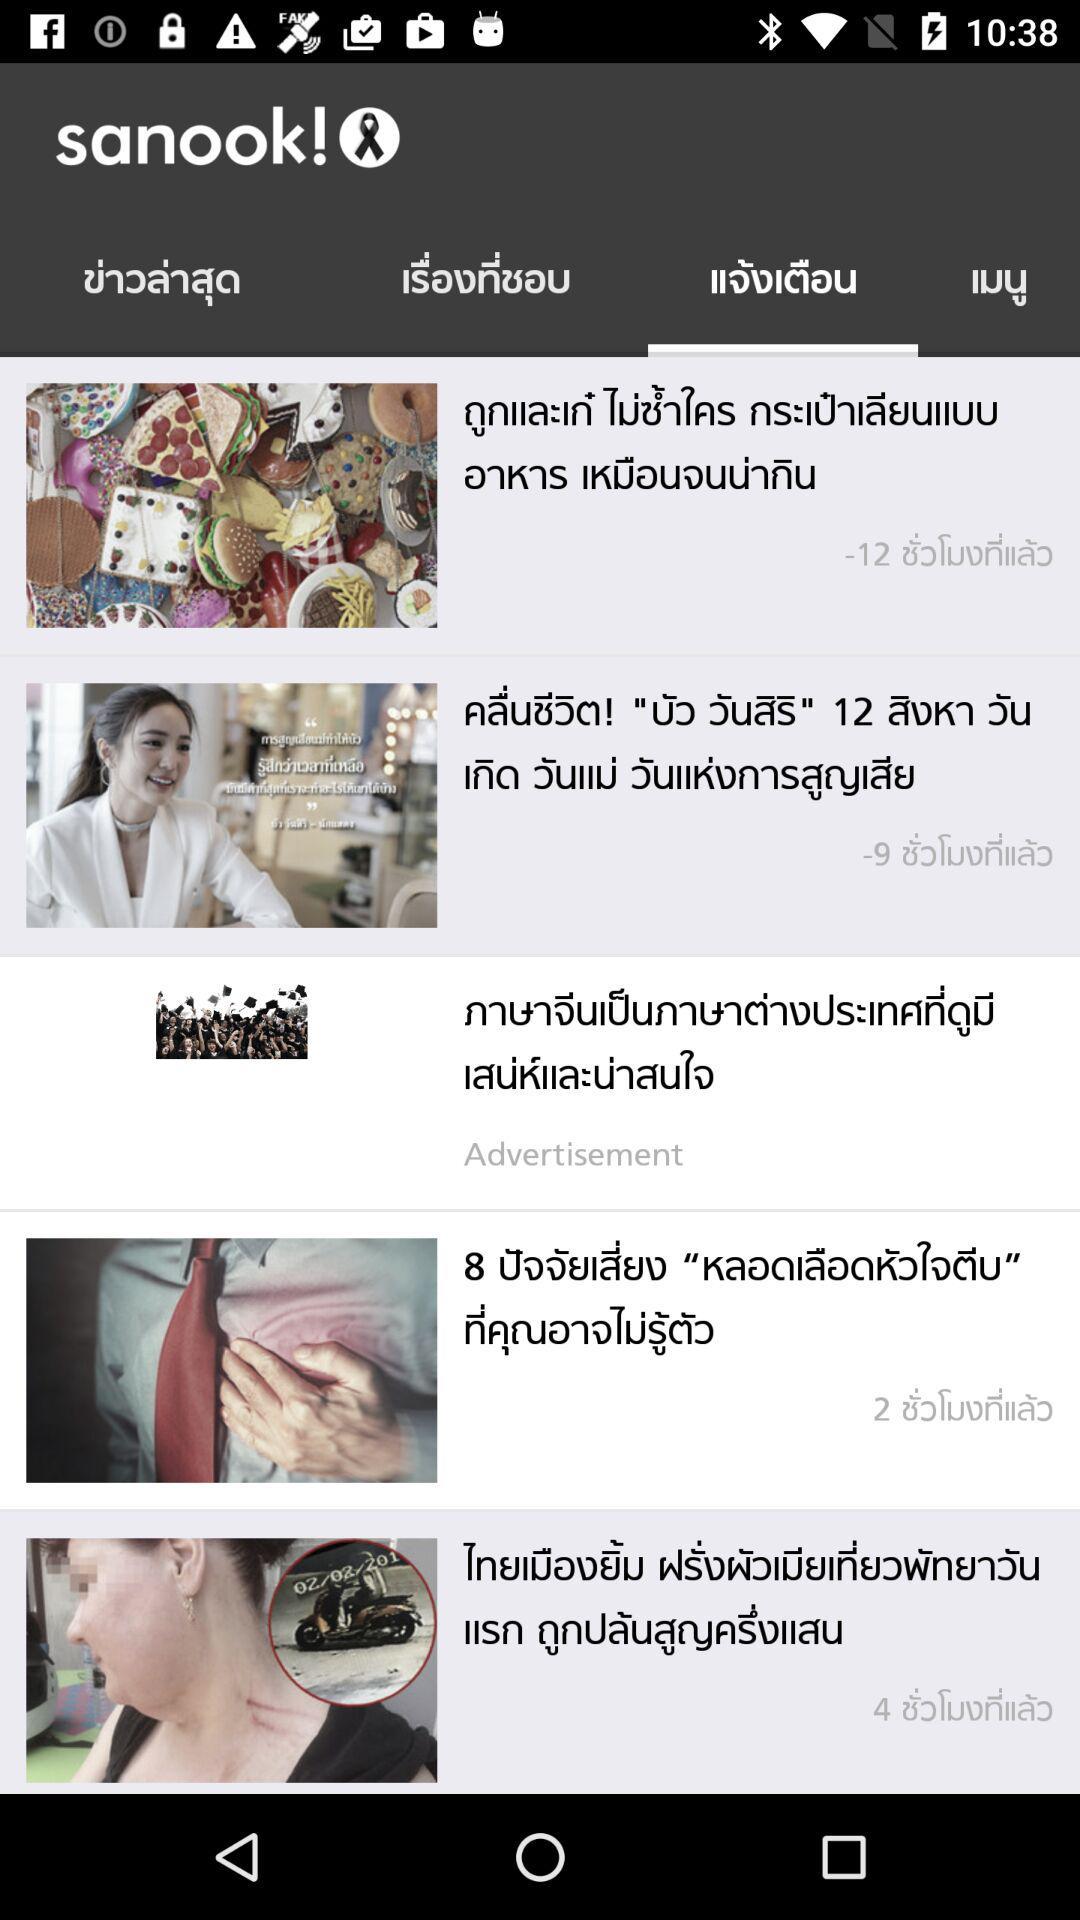 Image resolution: width=1080 pixels, height=1920 pixels. What do you see at coordinates (230, 805) in the screenshot?
I see `the second image` at bounding box center [230, 805].